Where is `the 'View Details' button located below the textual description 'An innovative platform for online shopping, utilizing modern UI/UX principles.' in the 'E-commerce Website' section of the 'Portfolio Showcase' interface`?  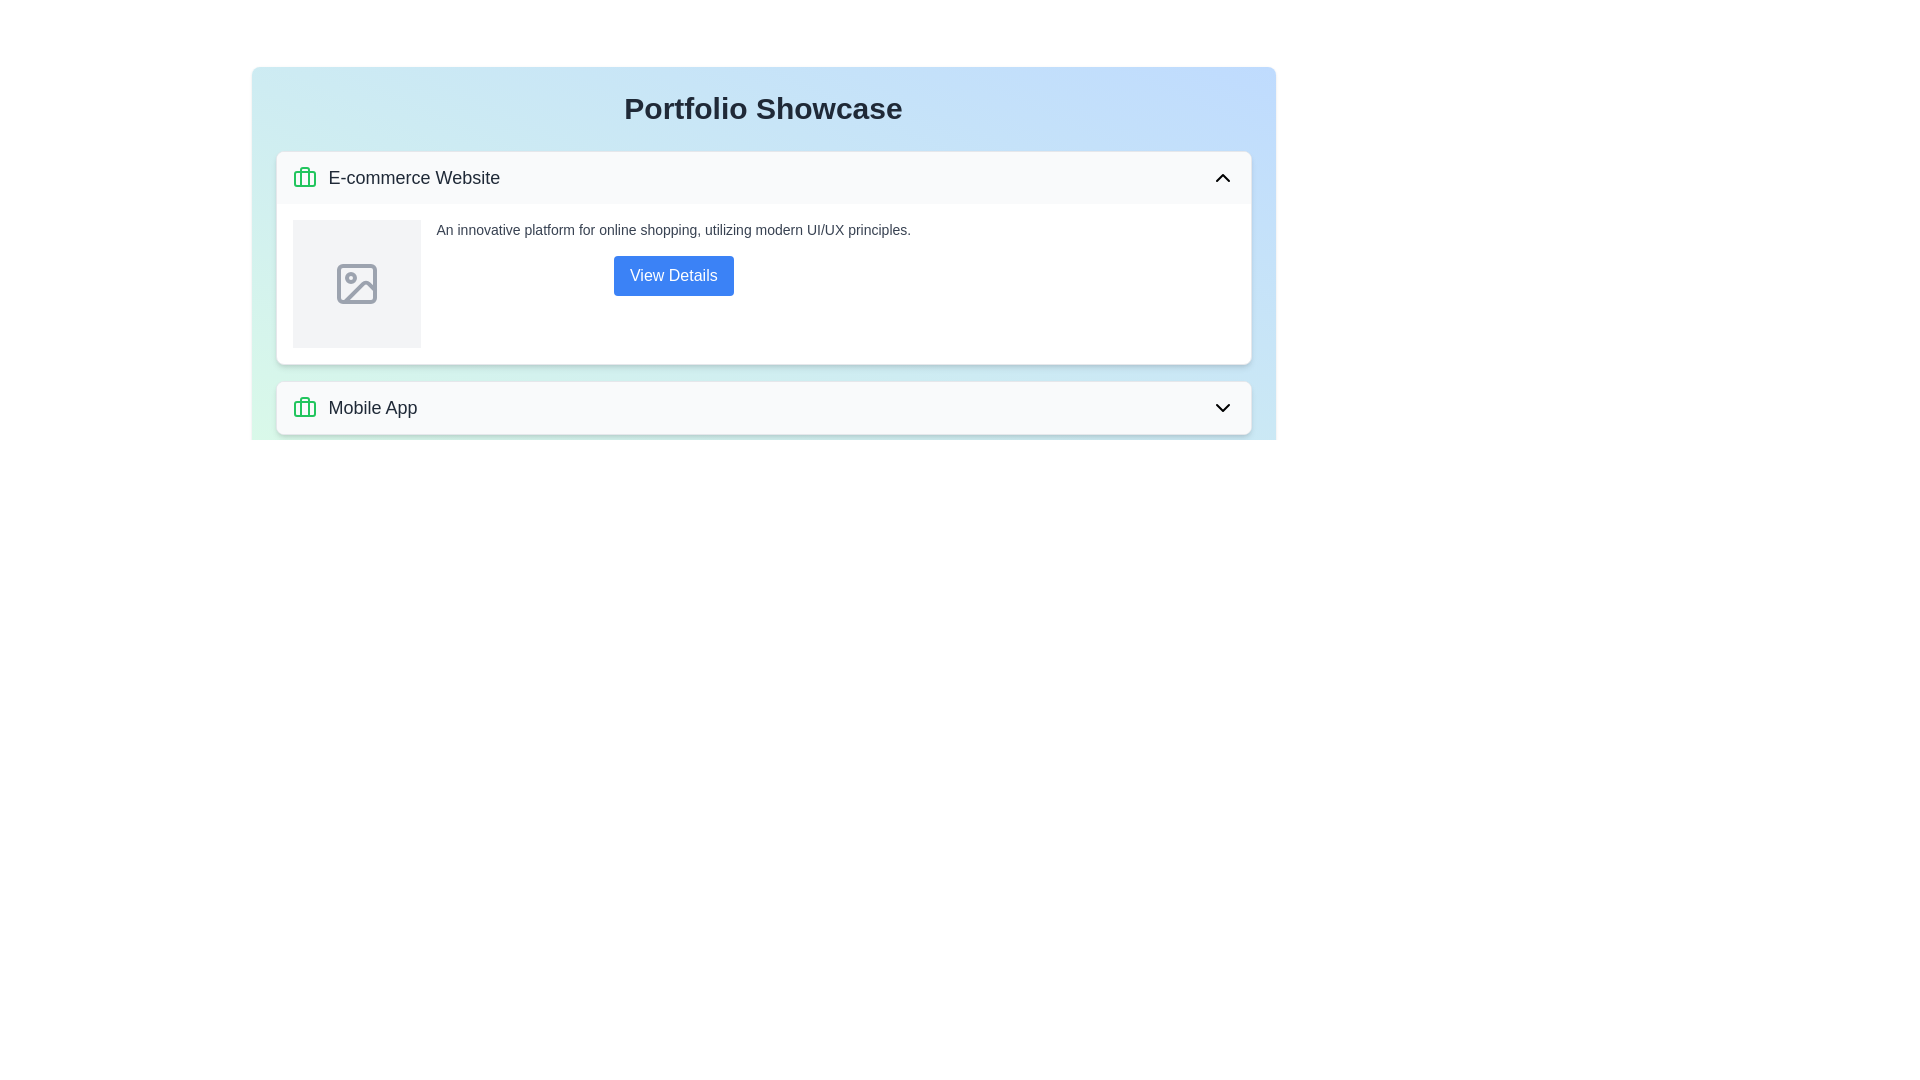 the 'View Details' button located below the textual description 'An innovative platform for online shopping, utilizing modern UI/UX principles.' in the 'E-commerce Website' section of the 'Portfolio Showcase' interface is located at coordinates (673, 257).